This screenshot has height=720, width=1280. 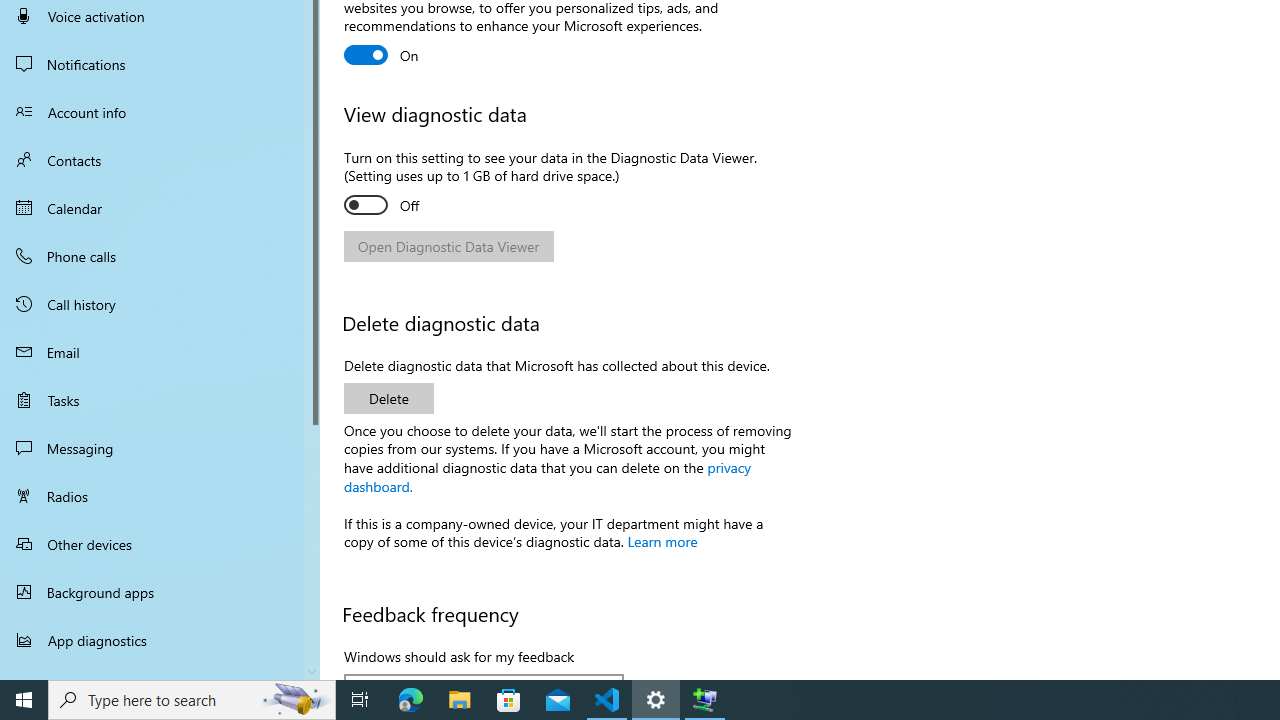 I want to click on 'Settings - 1 running window', so click(x=656, y=698).